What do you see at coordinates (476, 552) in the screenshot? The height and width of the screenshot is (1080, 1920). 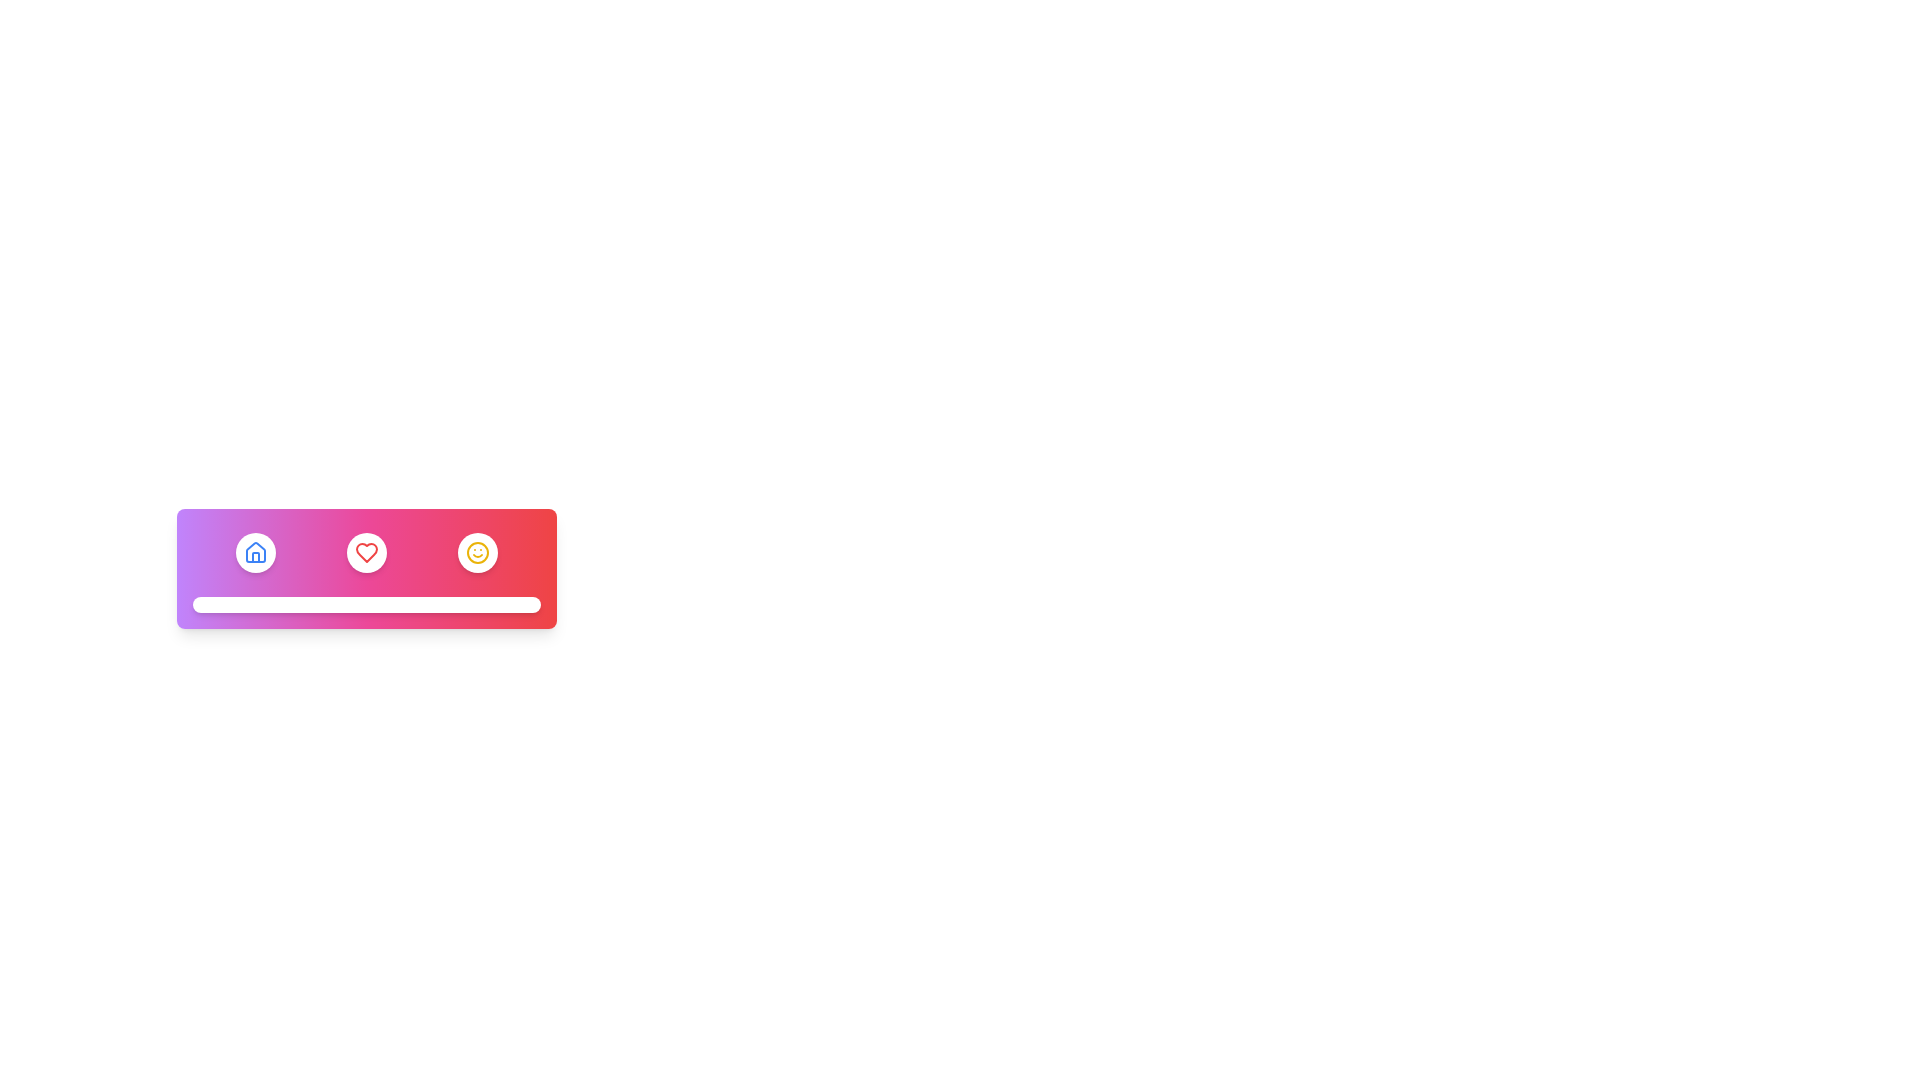 I see `the happy emotion SVG icon located in the center of a circular button with a white background, positioned on the rightmost side of a gradient-colored rectangular bar at the bottom of the layout` at bounding box center [476, 552].